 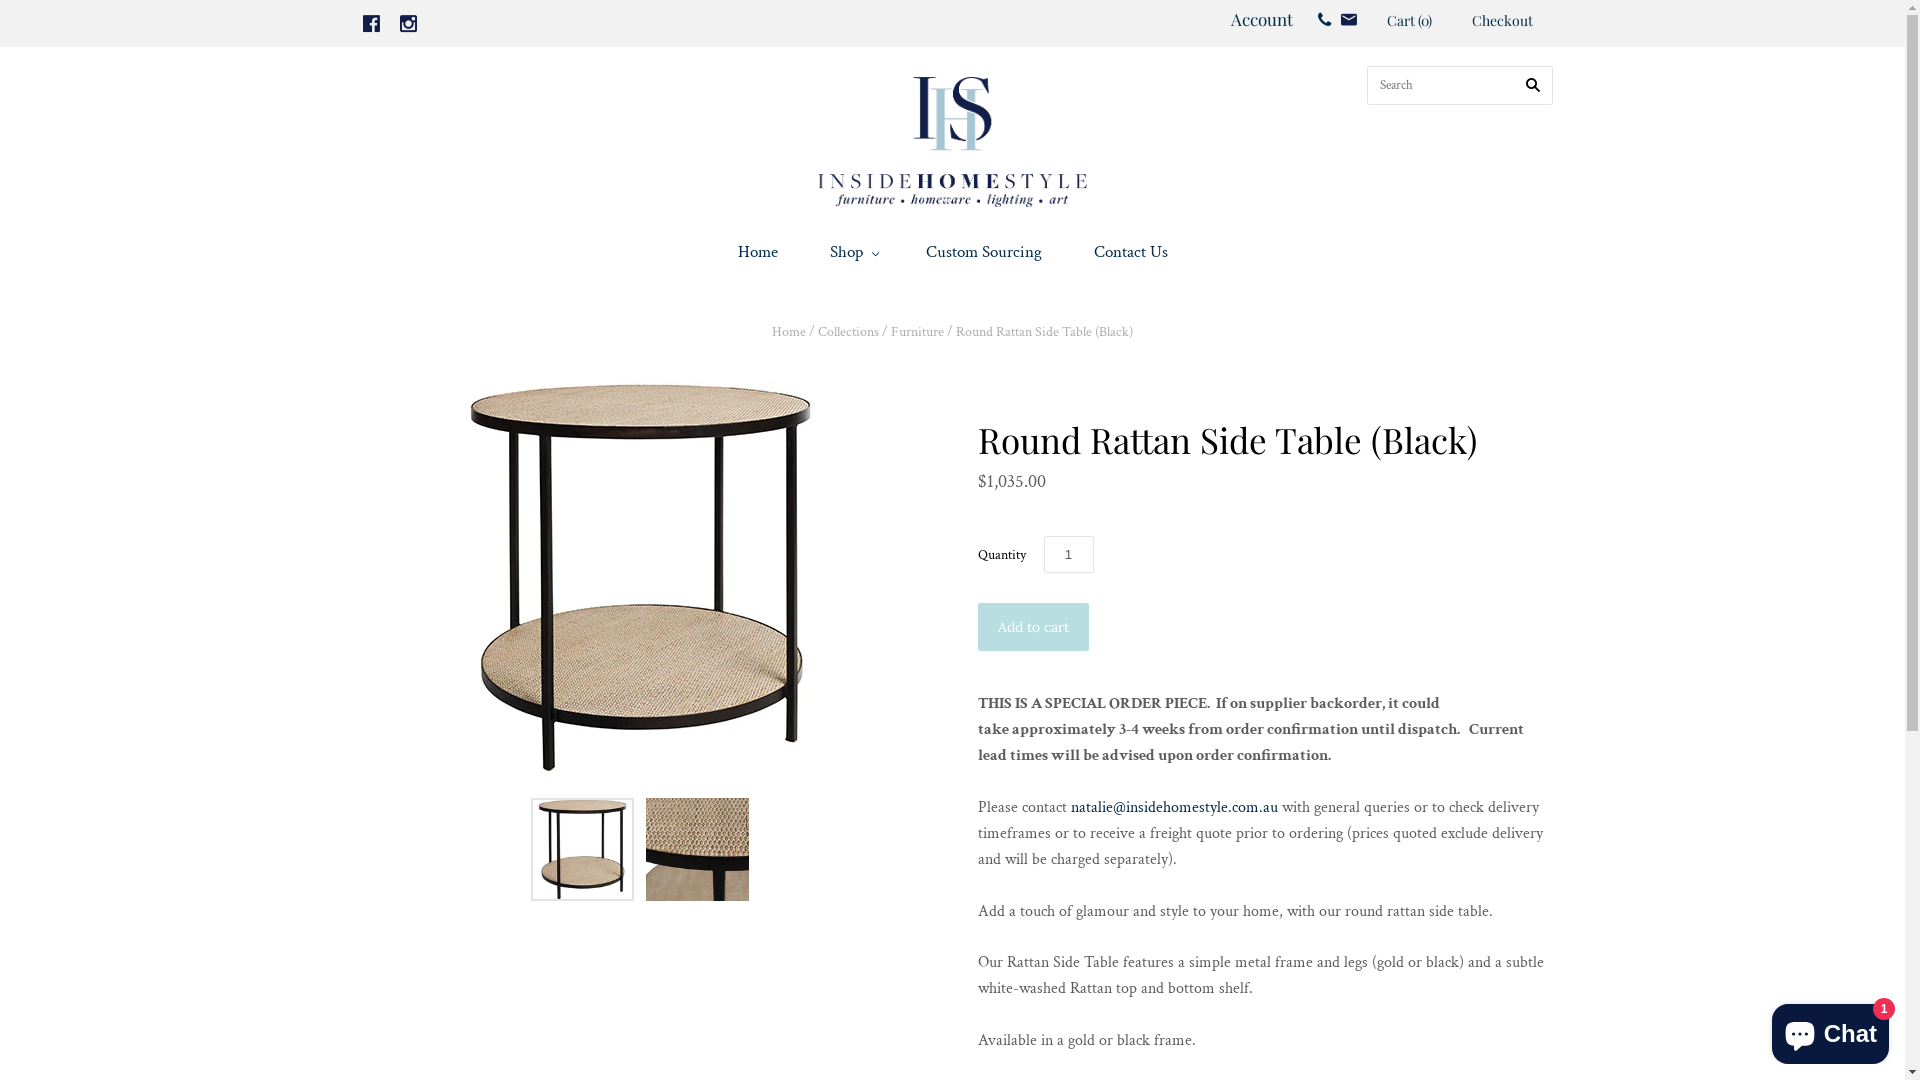 I want to click on 'Furniture', so click(x=890, y=330).